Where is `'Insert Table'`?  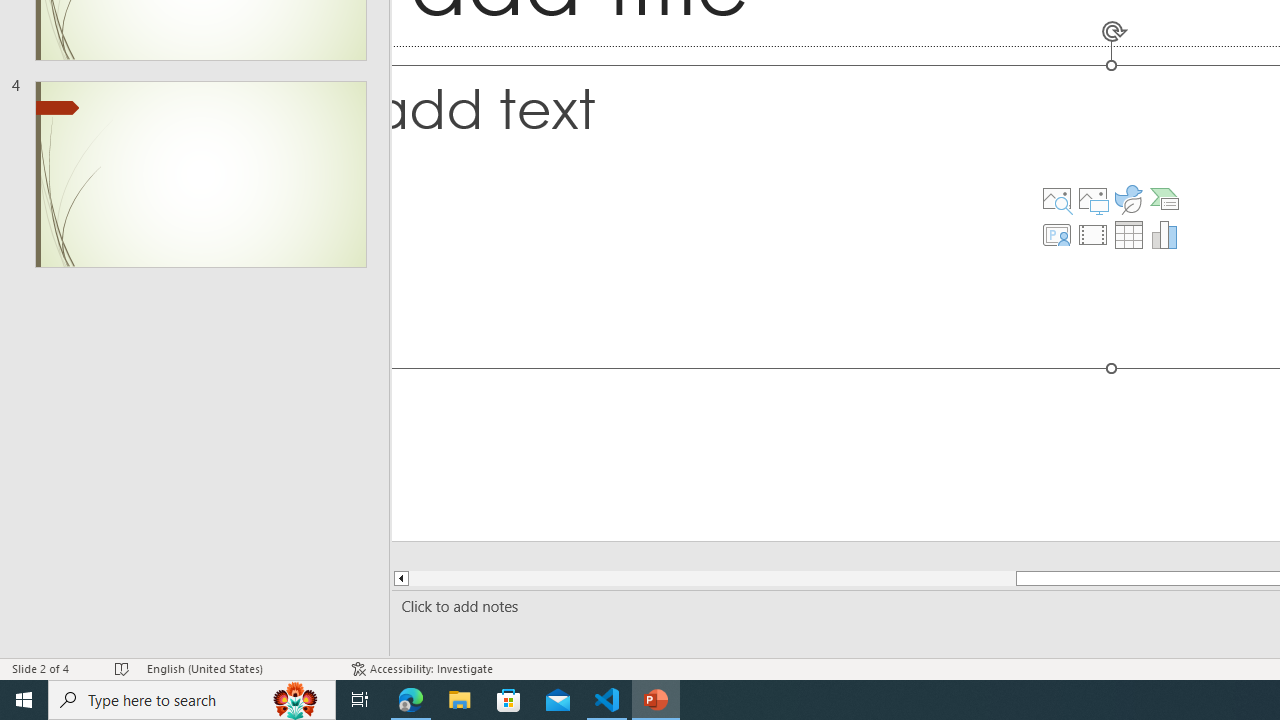
'Insert Table' is located at coordinates (1129, 234).